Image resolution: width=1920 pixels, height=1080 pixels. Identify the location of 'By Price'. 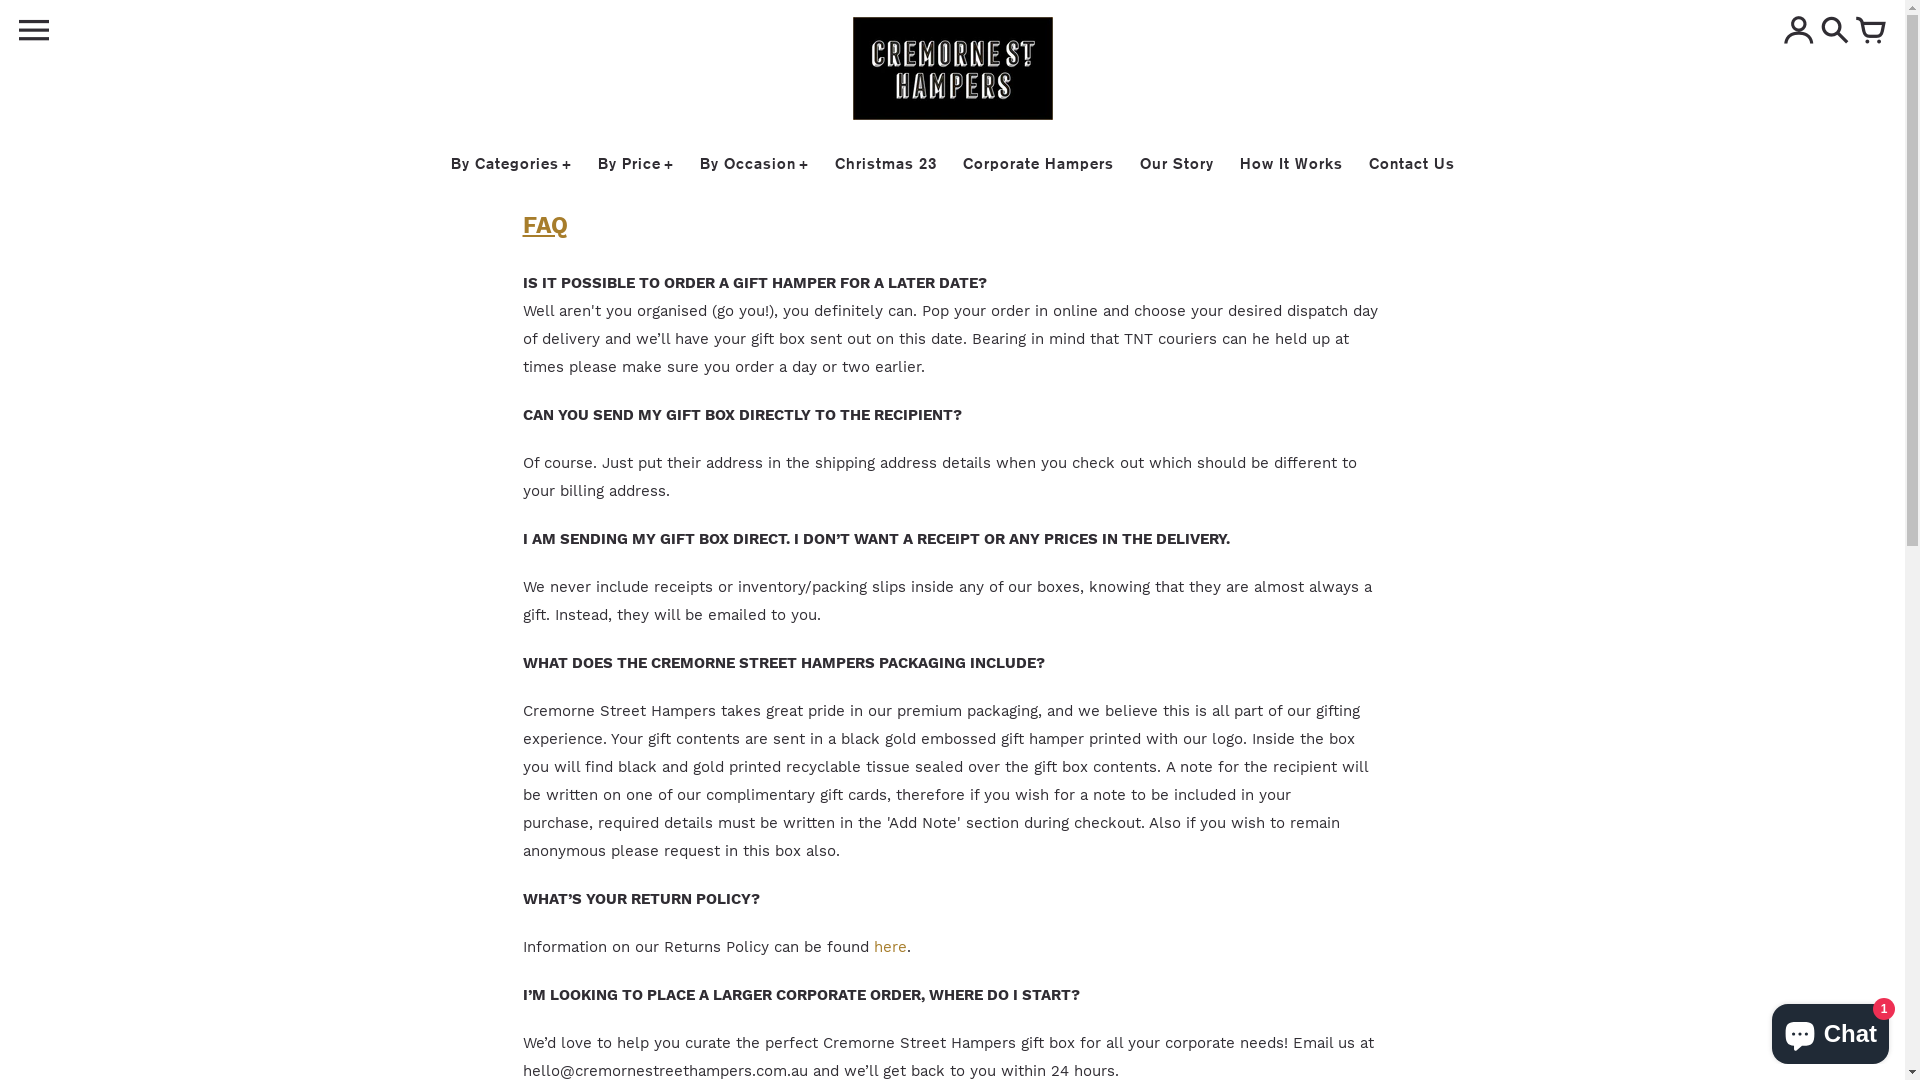
(635, 162).